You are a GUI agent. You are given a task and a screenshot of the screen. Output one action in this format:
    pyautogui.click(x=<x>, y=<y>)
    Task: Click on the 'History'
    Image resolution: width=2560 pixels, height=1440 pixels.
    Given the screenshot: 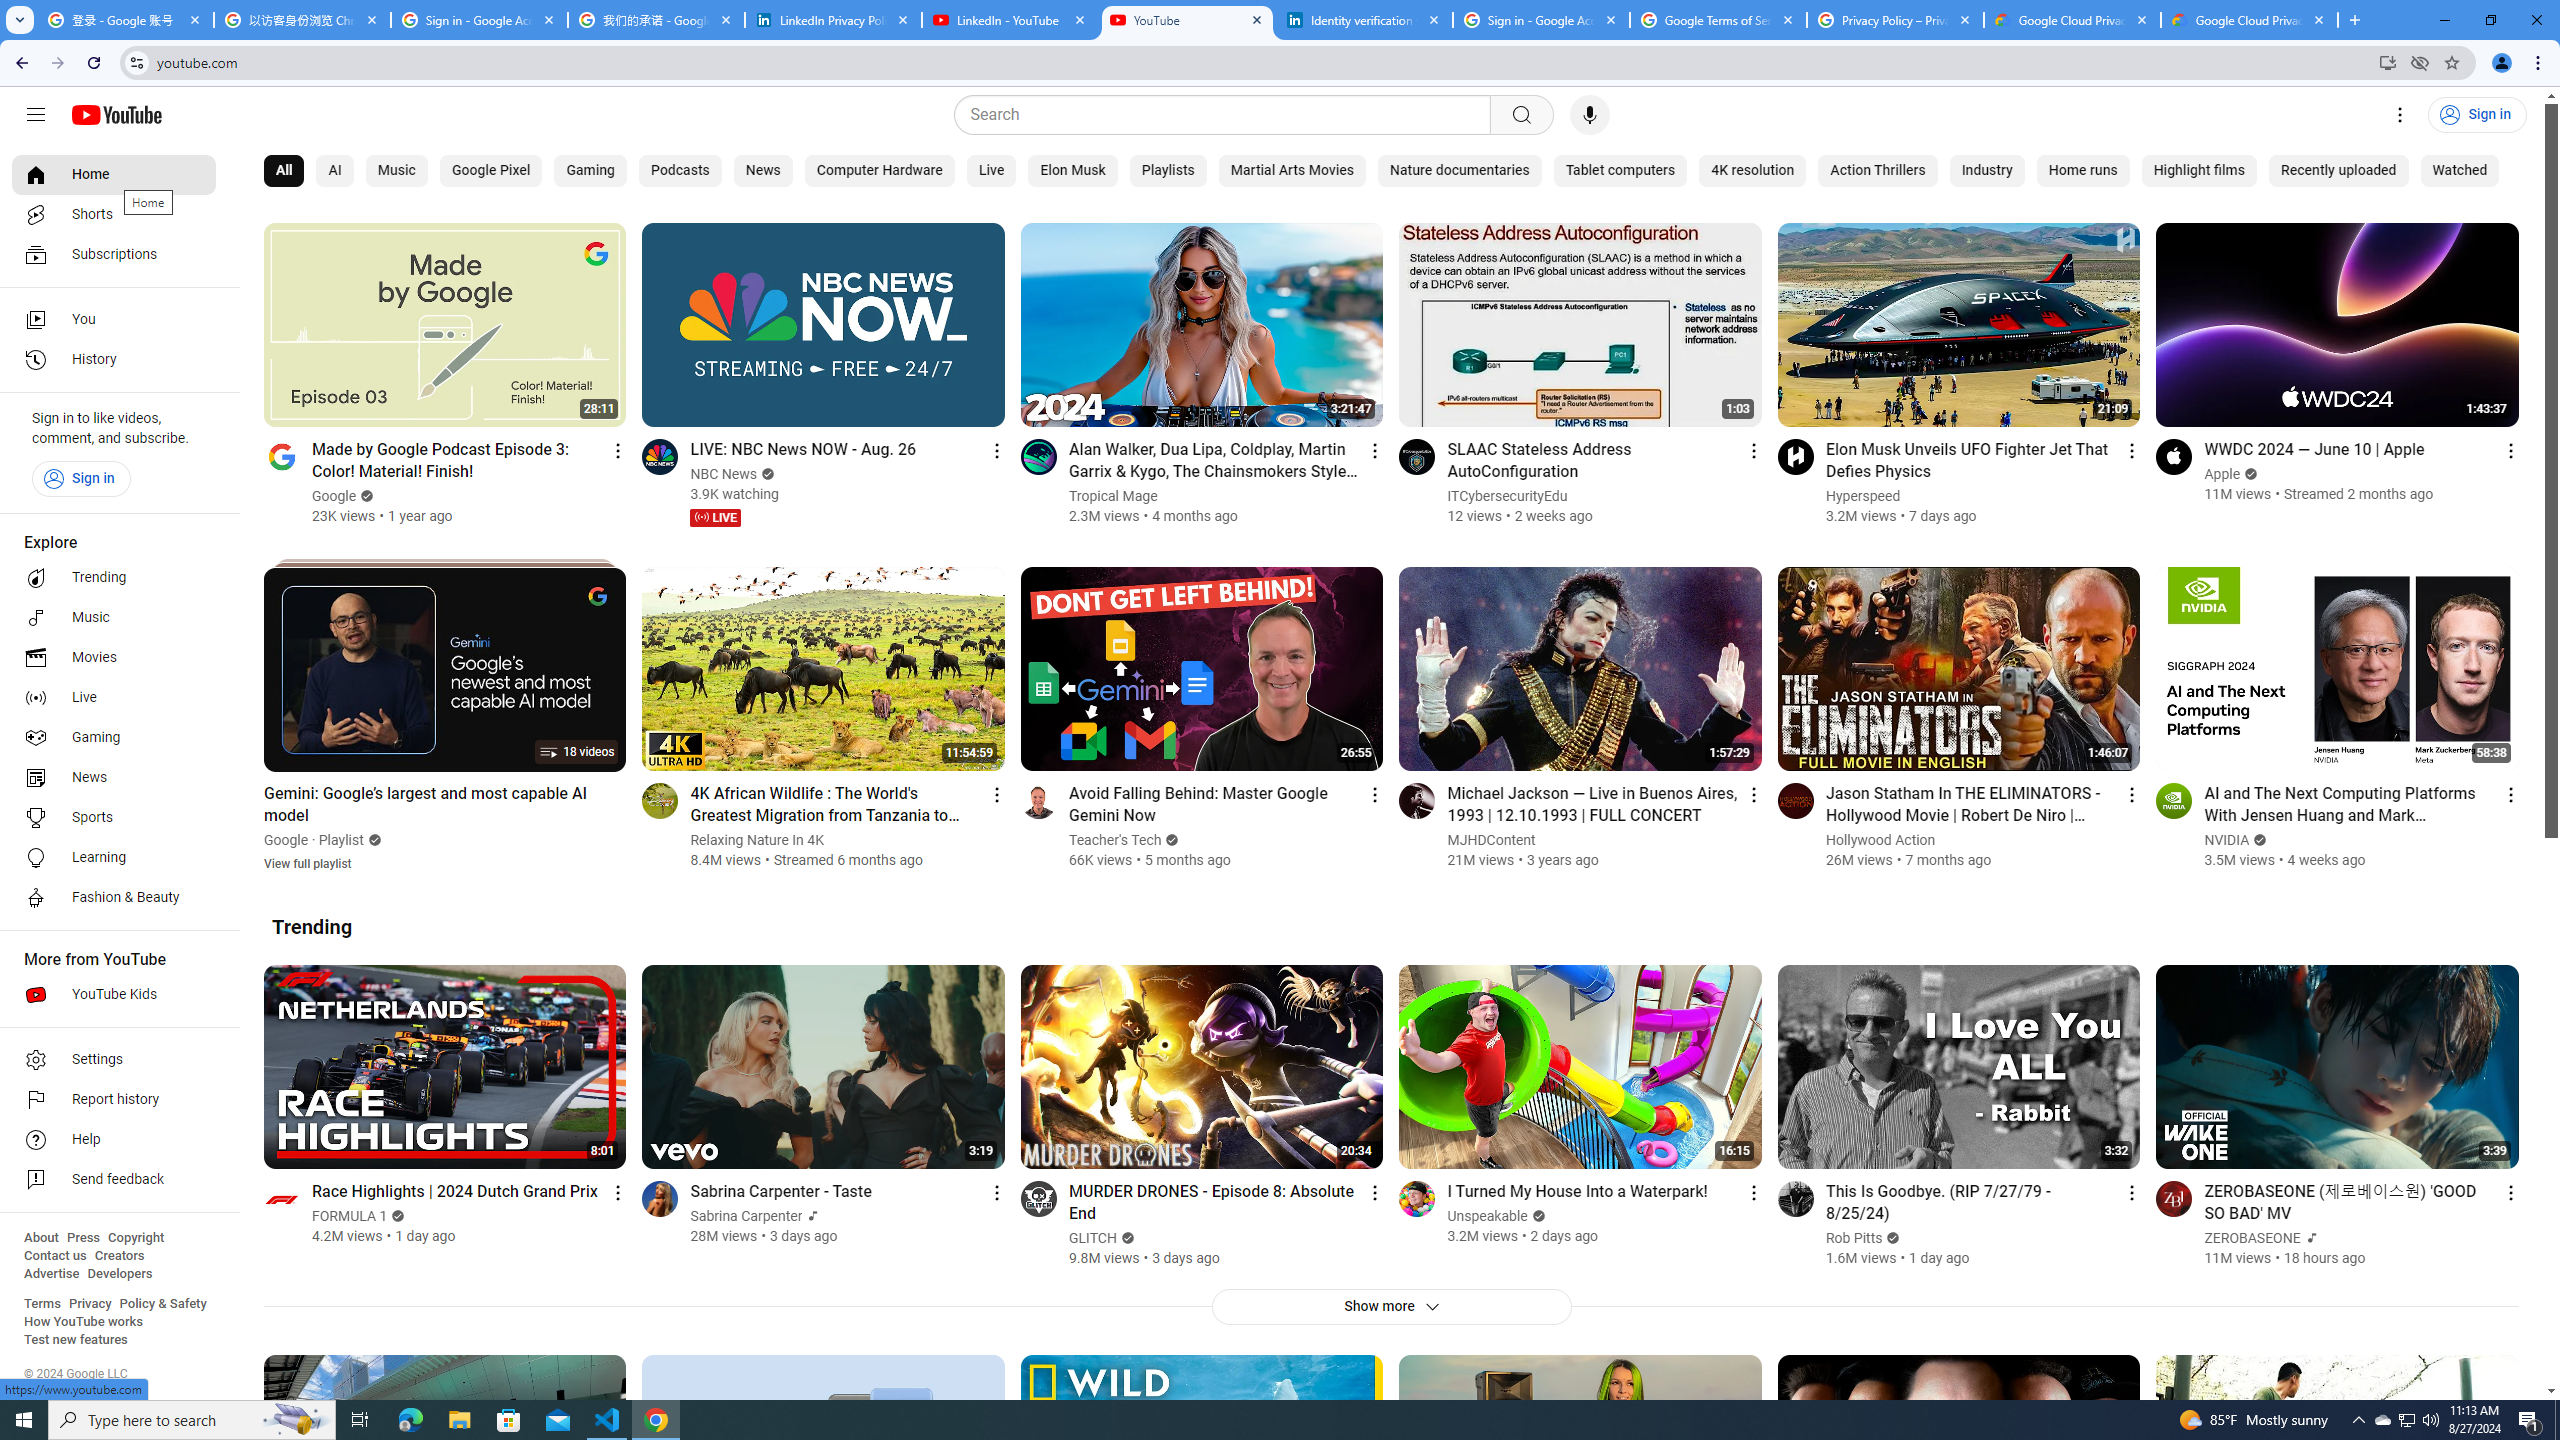 What is the action you would take?
    pyautogui.click(x=113, y=360)
    